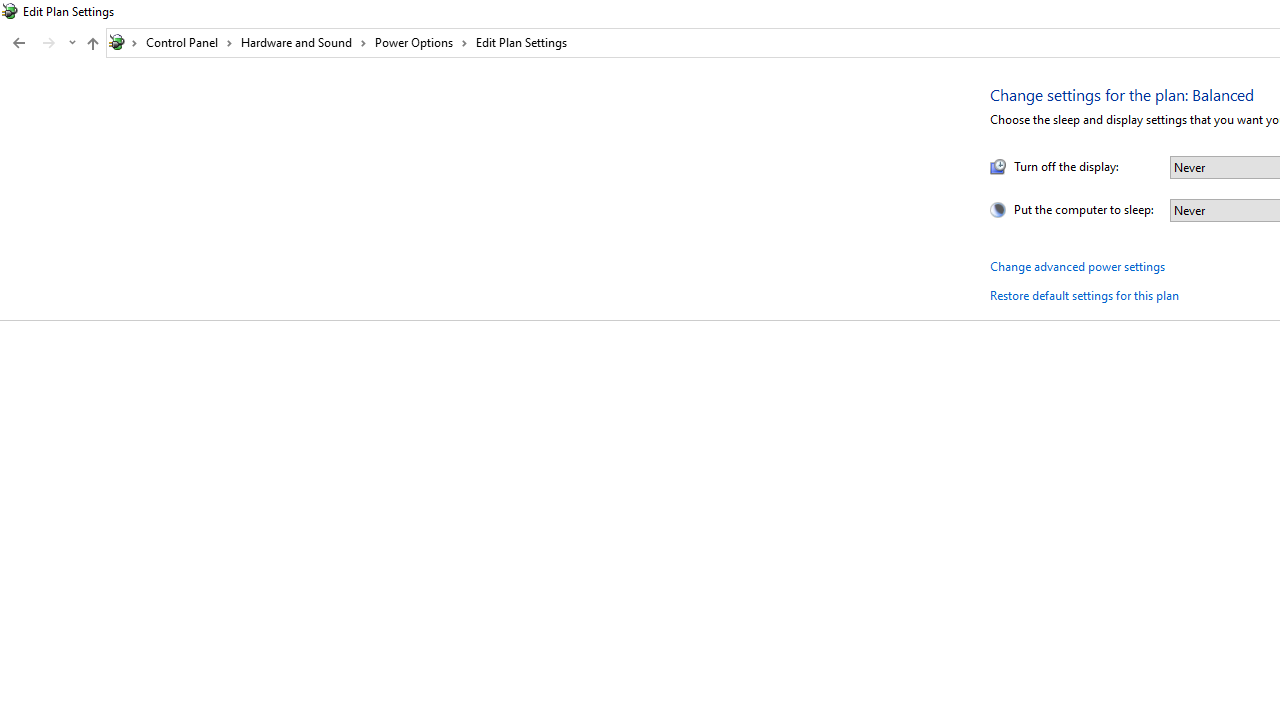  Describe the element at coordinates (303, 42) in the screenshot. I see `'Hardware and Sound'` at that location.